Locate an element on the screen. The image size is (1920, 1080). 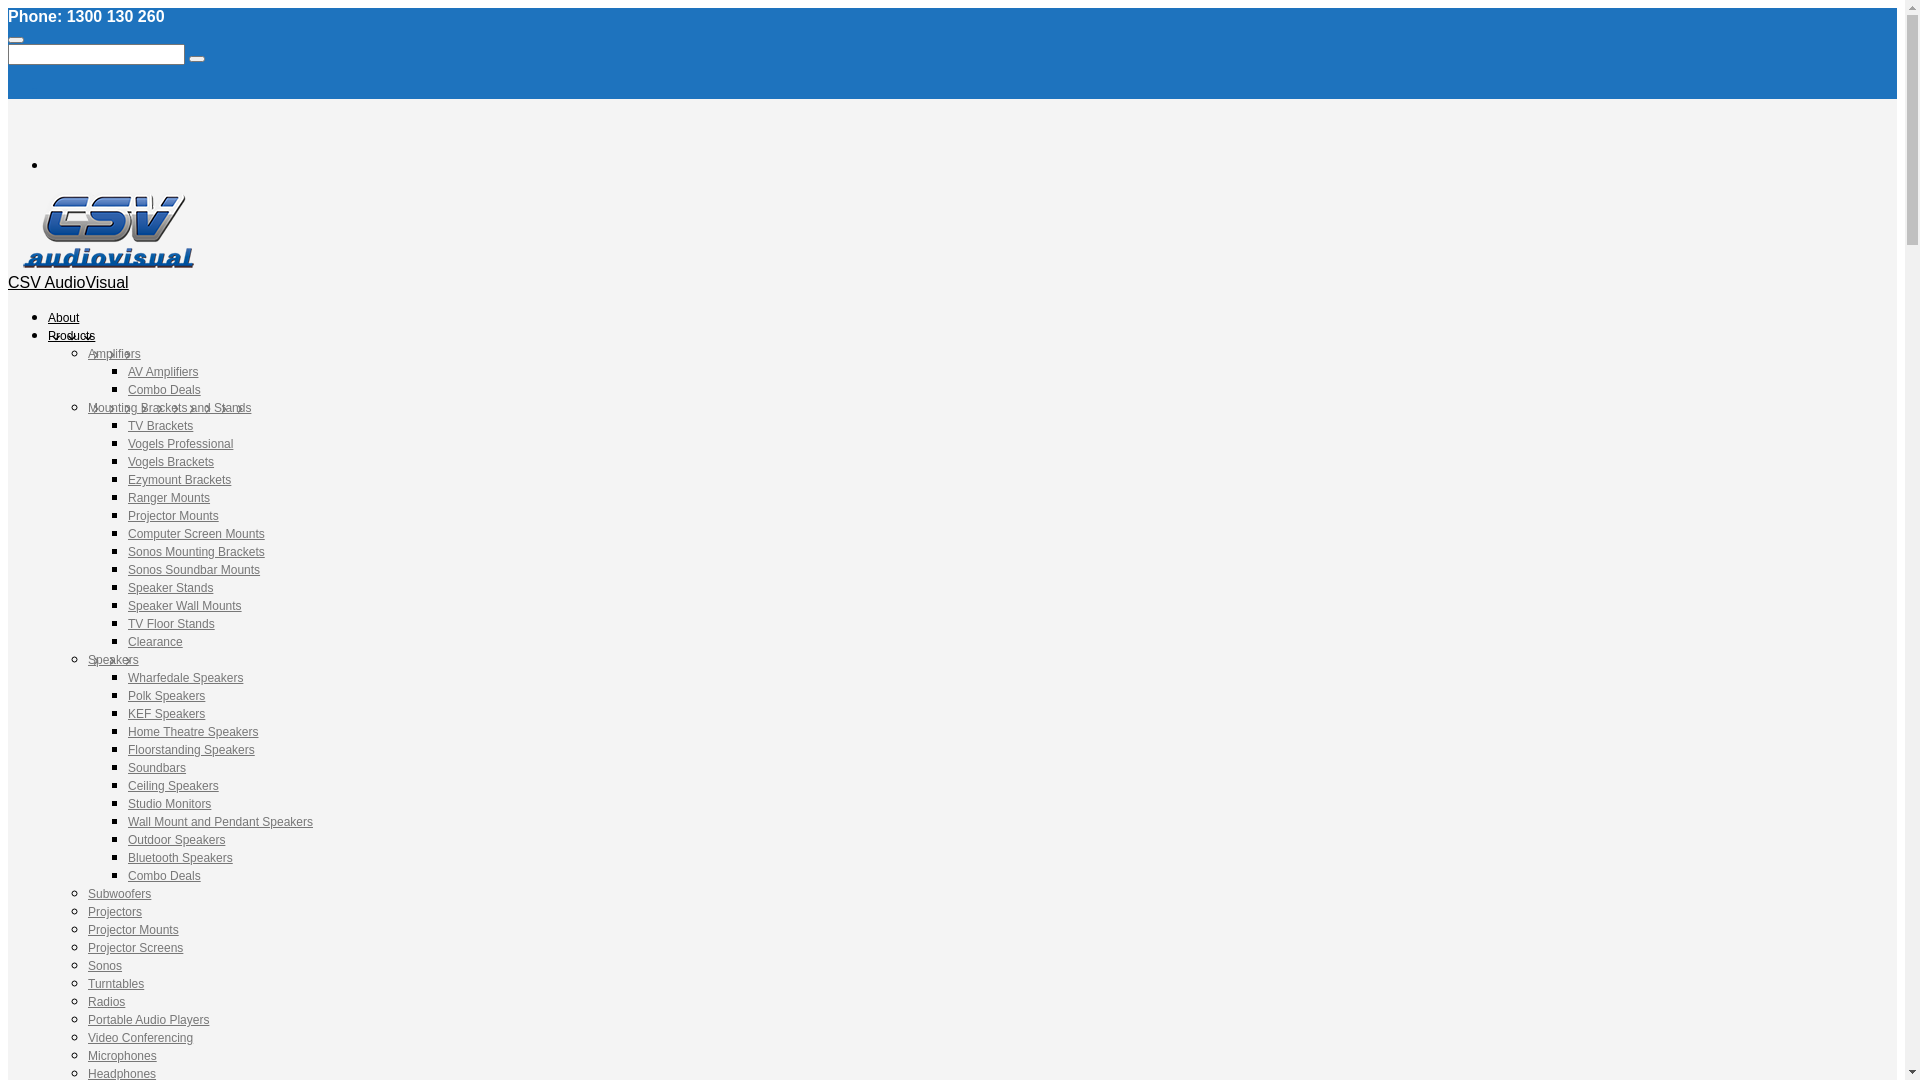
'Ezymount Brackets' is located at coordinates (179, 479).